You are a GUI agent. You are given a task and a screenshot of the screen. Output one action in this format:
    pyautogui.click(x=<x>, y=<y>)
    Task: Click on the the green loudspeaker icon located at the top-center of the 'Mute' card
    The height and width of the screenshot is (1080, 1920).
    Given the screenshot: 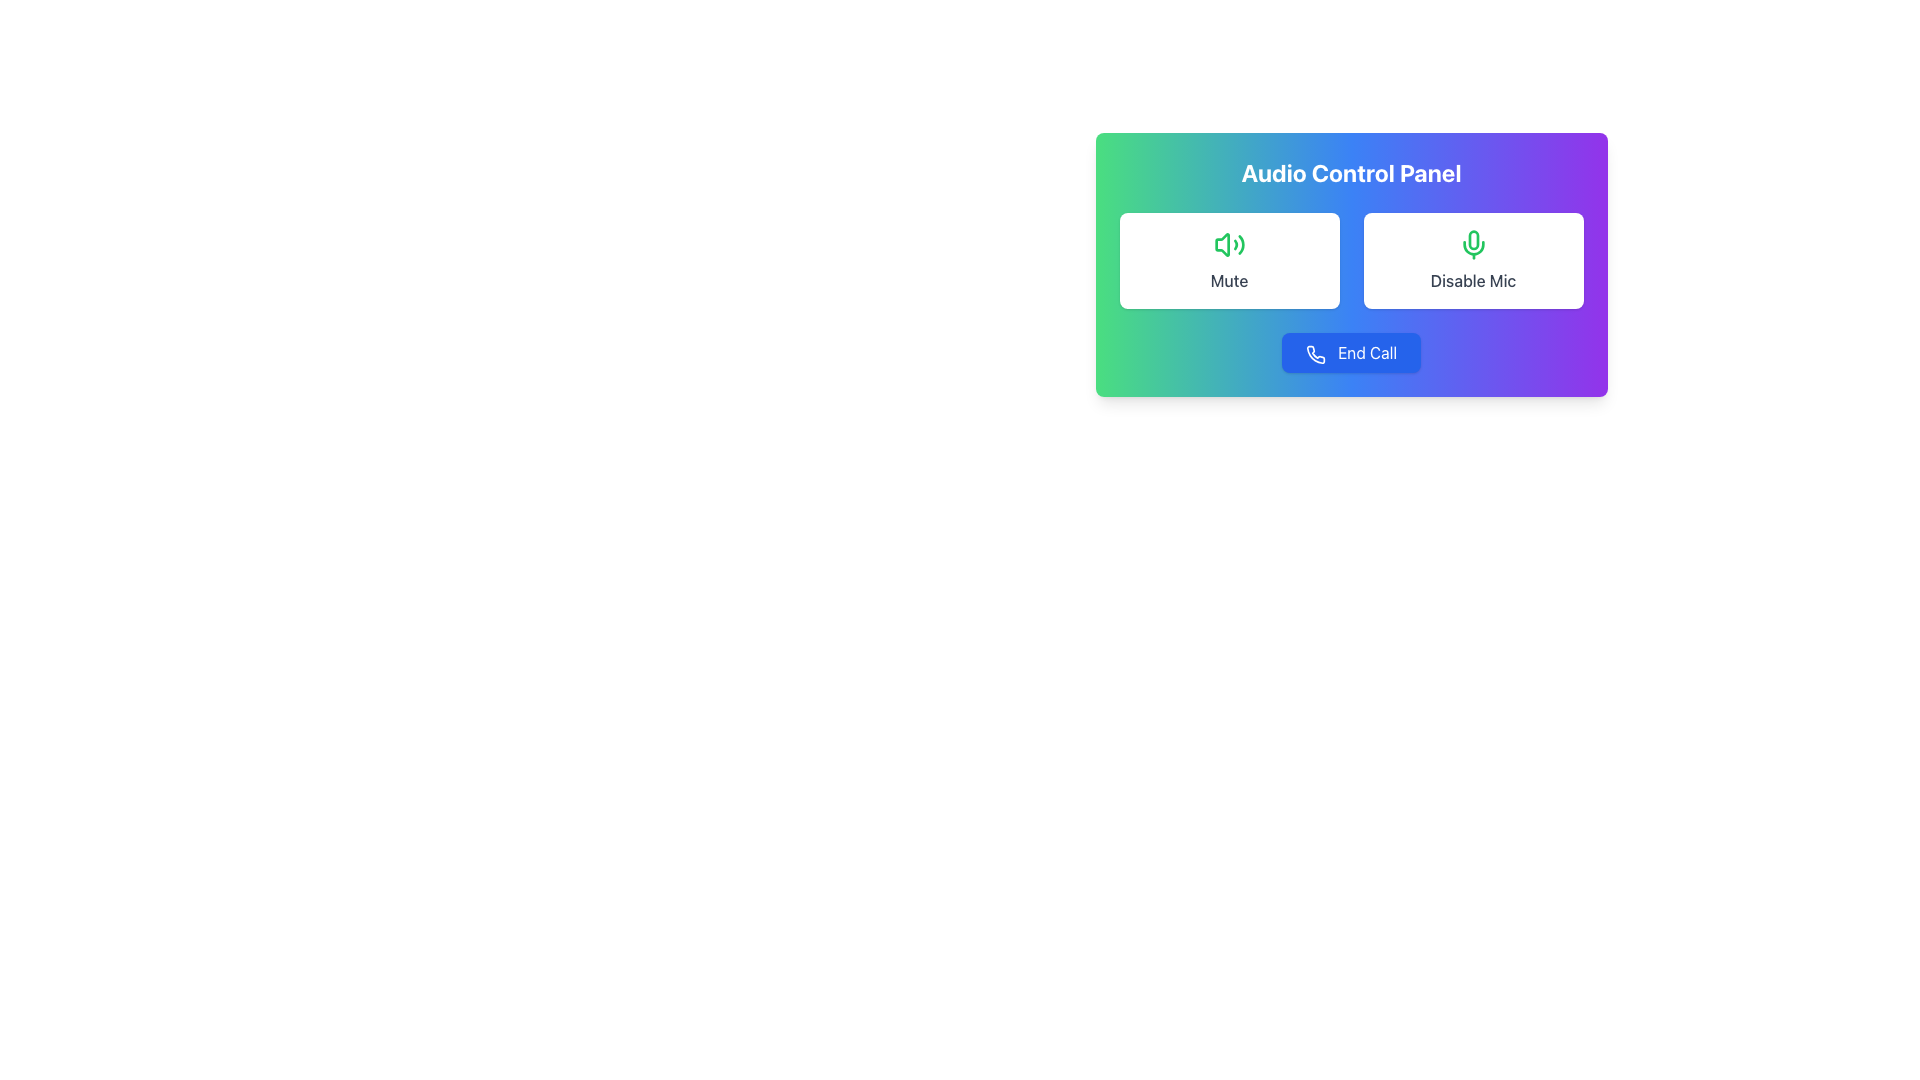 What is the action you would take?
    pyautogui.click(x=1228, y=244)
    